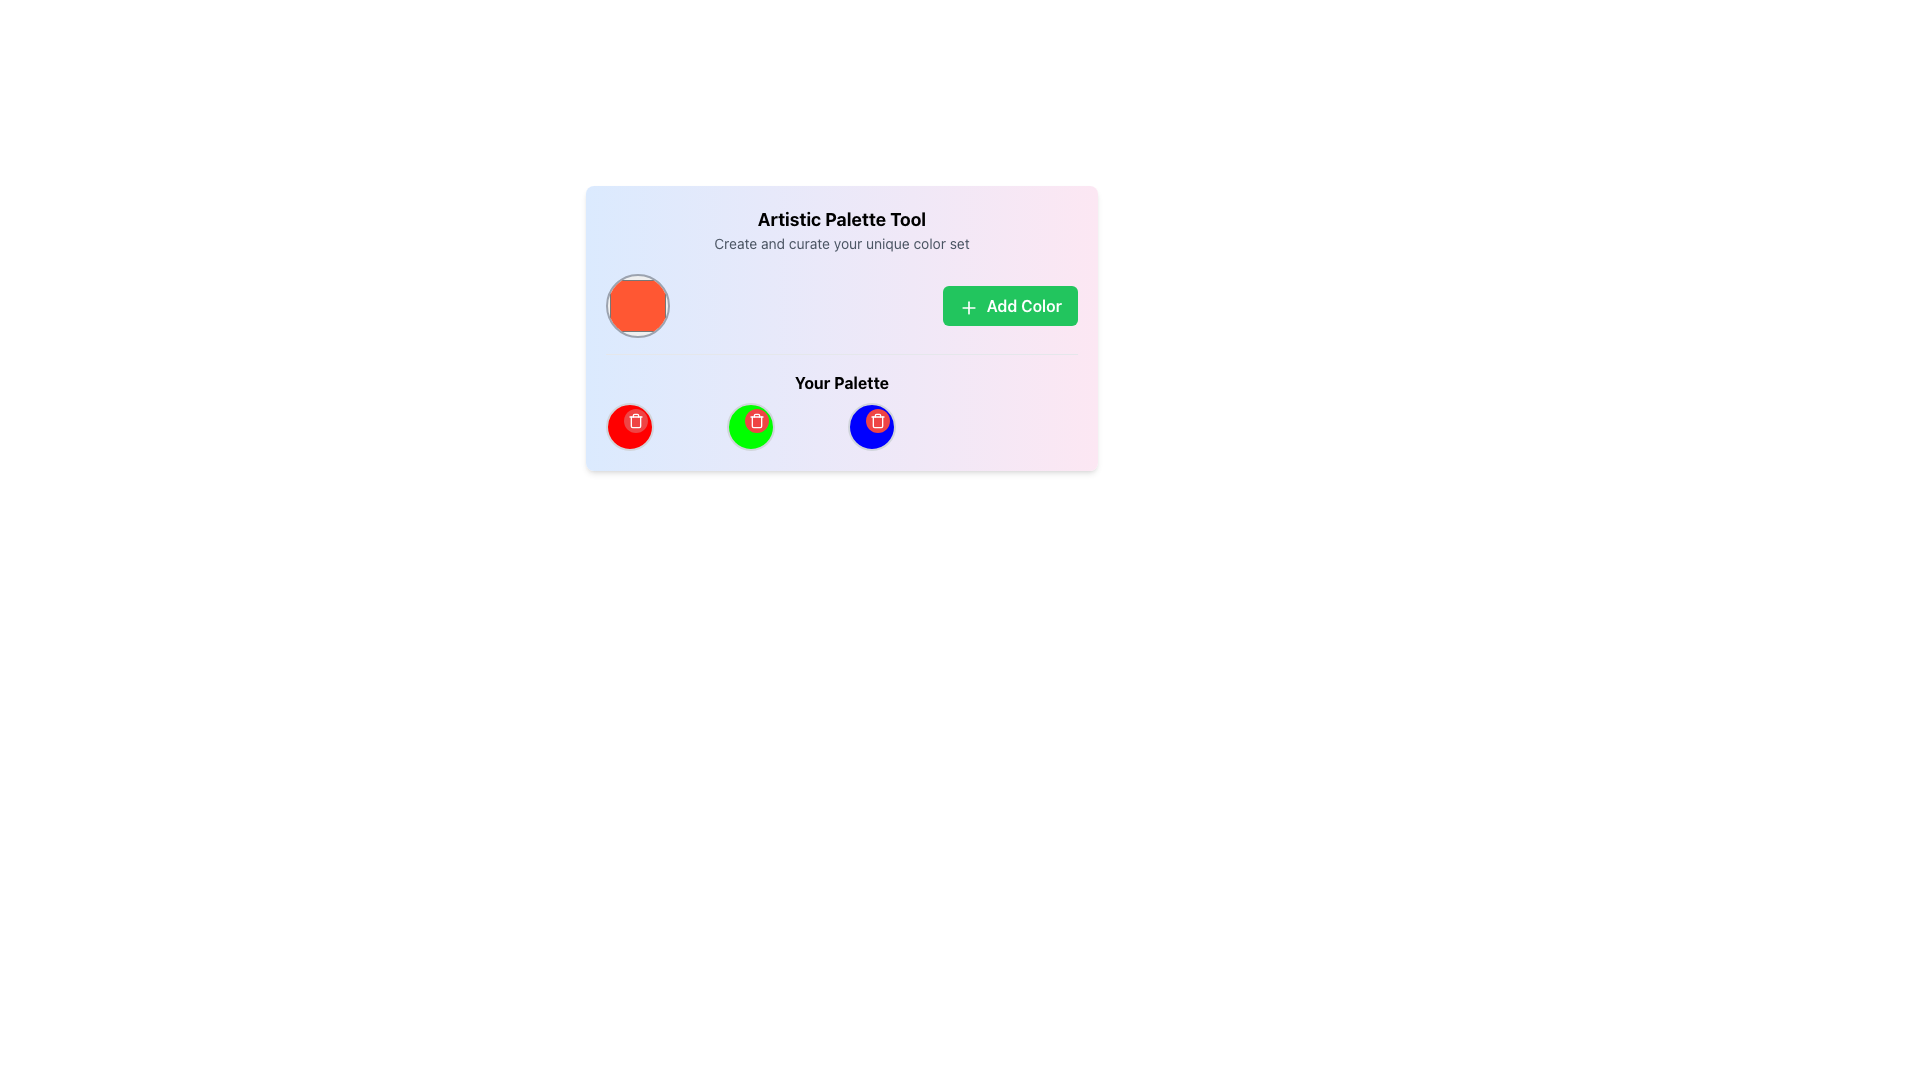 The height and width of the screenshot is (1080, 1920). I want to click on the trash can icon button located in the bottom-left corner of the 'Your Palette' section, so click(756, 419).